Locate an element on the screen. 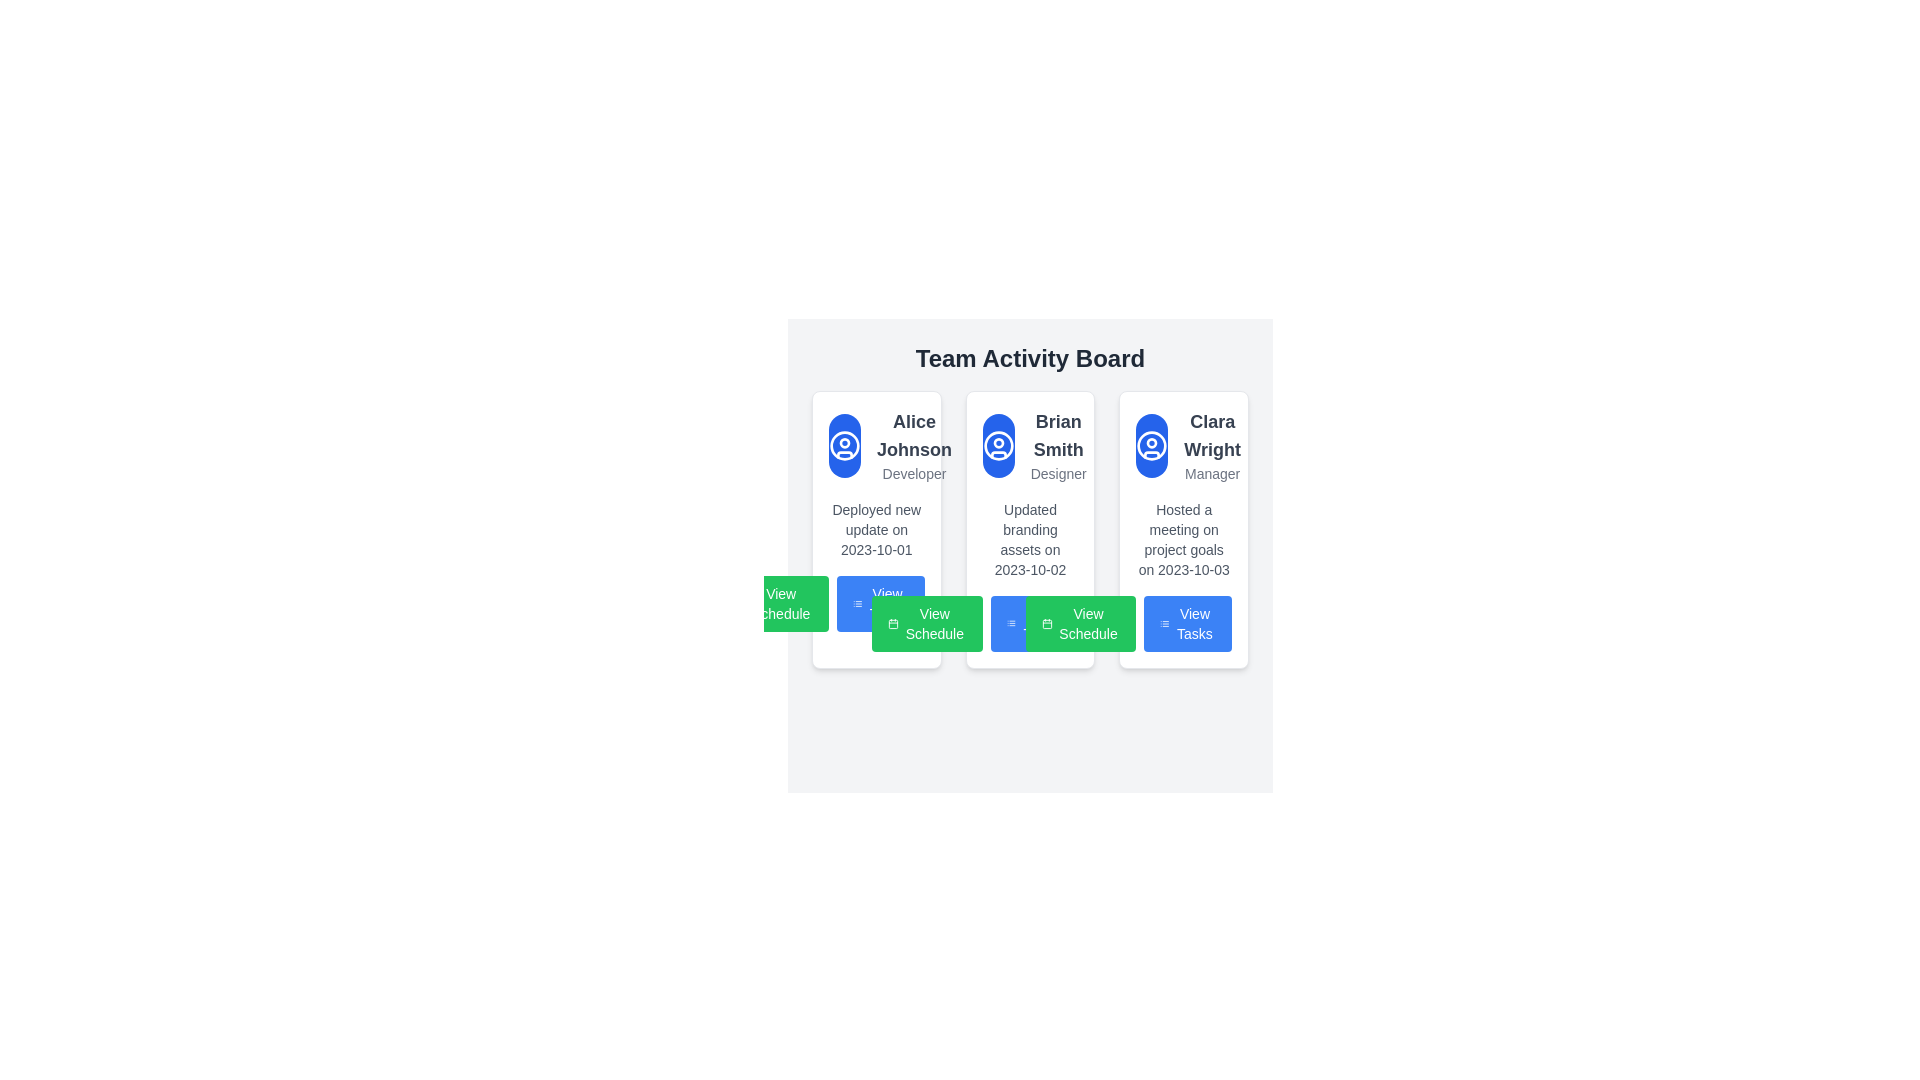 The image size is (1920, 1080). the second button in the horizontal list of buttons is located at coordinates (1079, 623).